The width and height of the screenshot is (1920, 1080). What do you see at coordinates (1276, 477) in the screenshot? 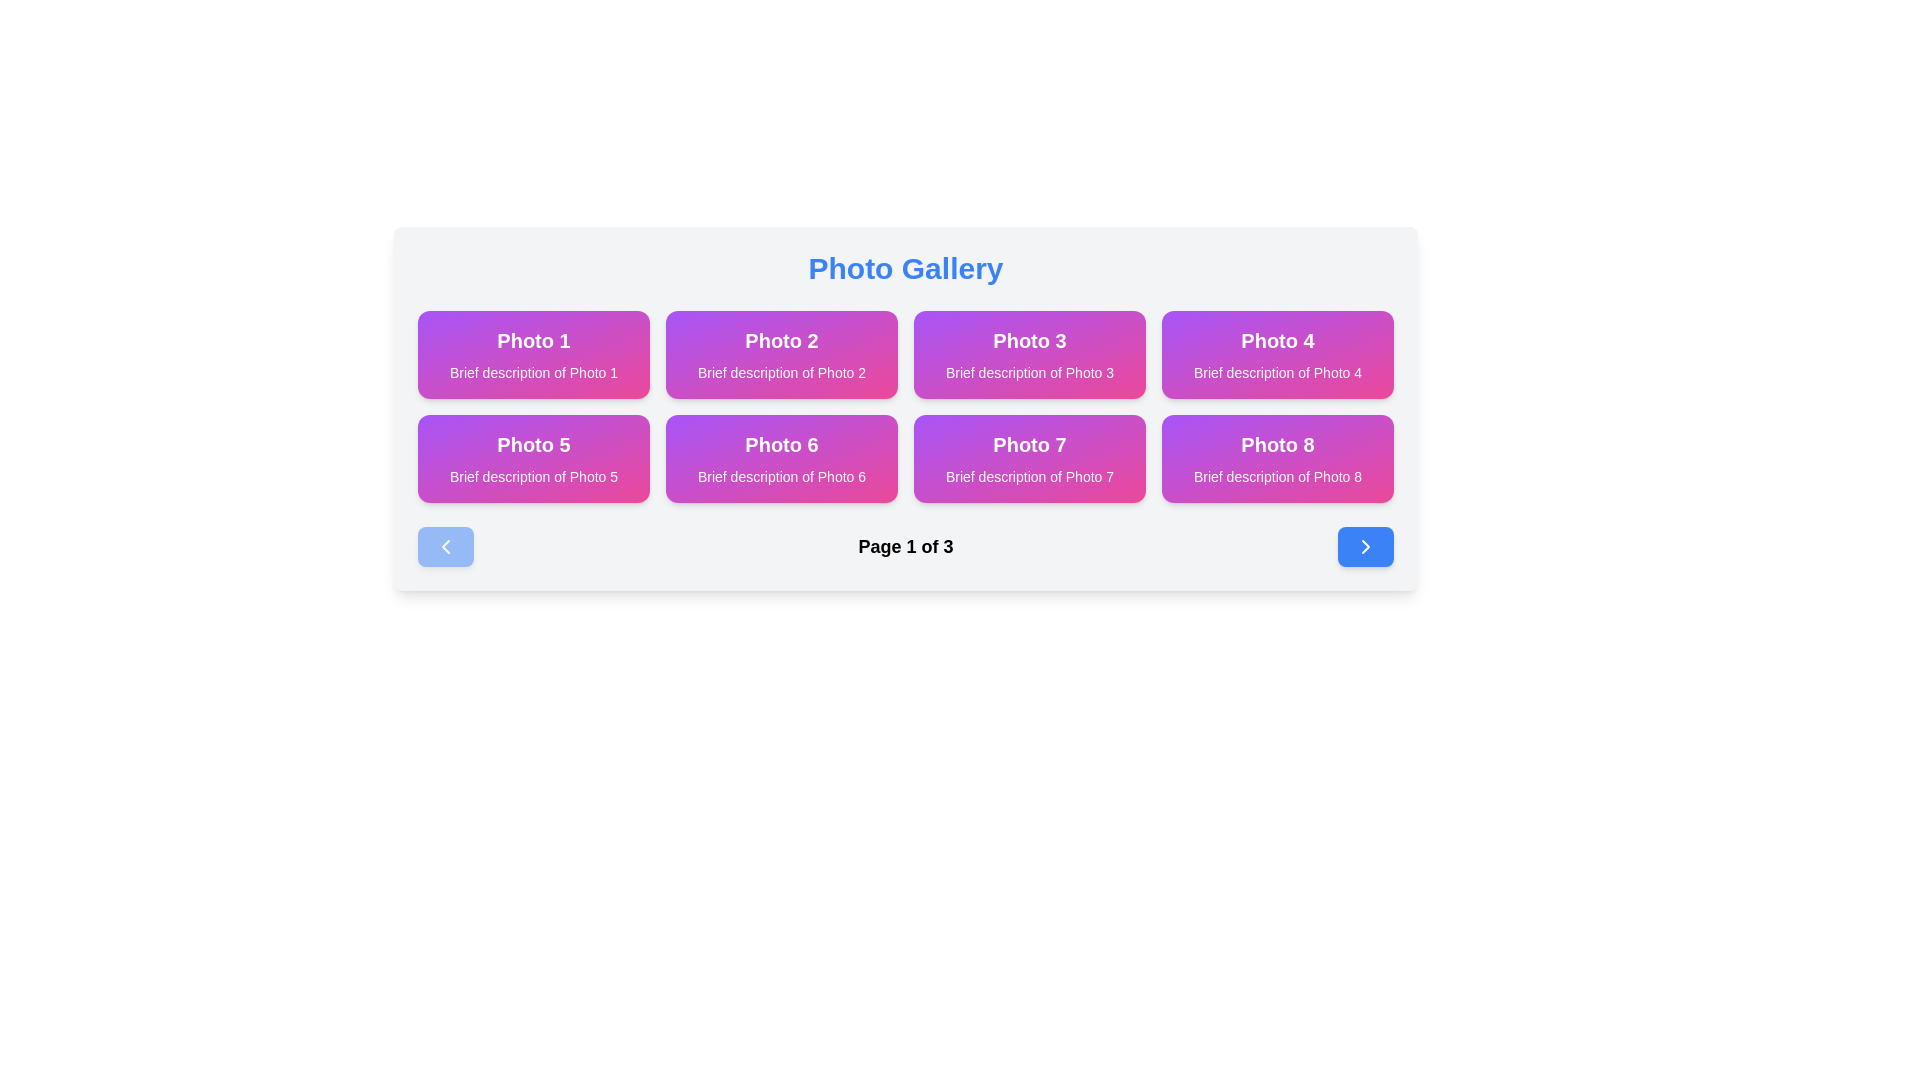
I see `text label that displays 'Brief description of Photo 8', which is styled in white text against a gradient background and located below the title 'Photo 8'` at bounding box center [1276, 477].